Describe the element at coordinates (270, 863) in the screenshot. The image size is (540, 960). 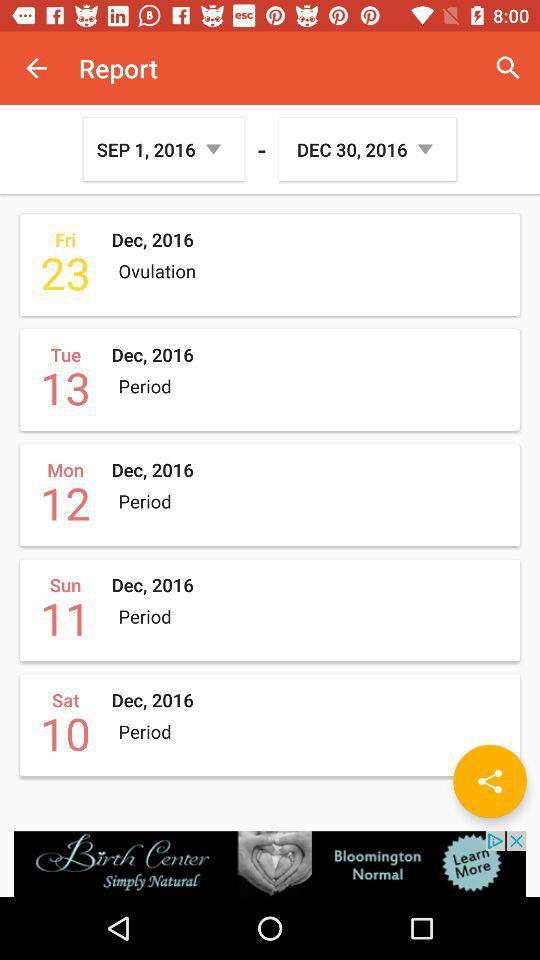
I see `advertisement link` at that location.